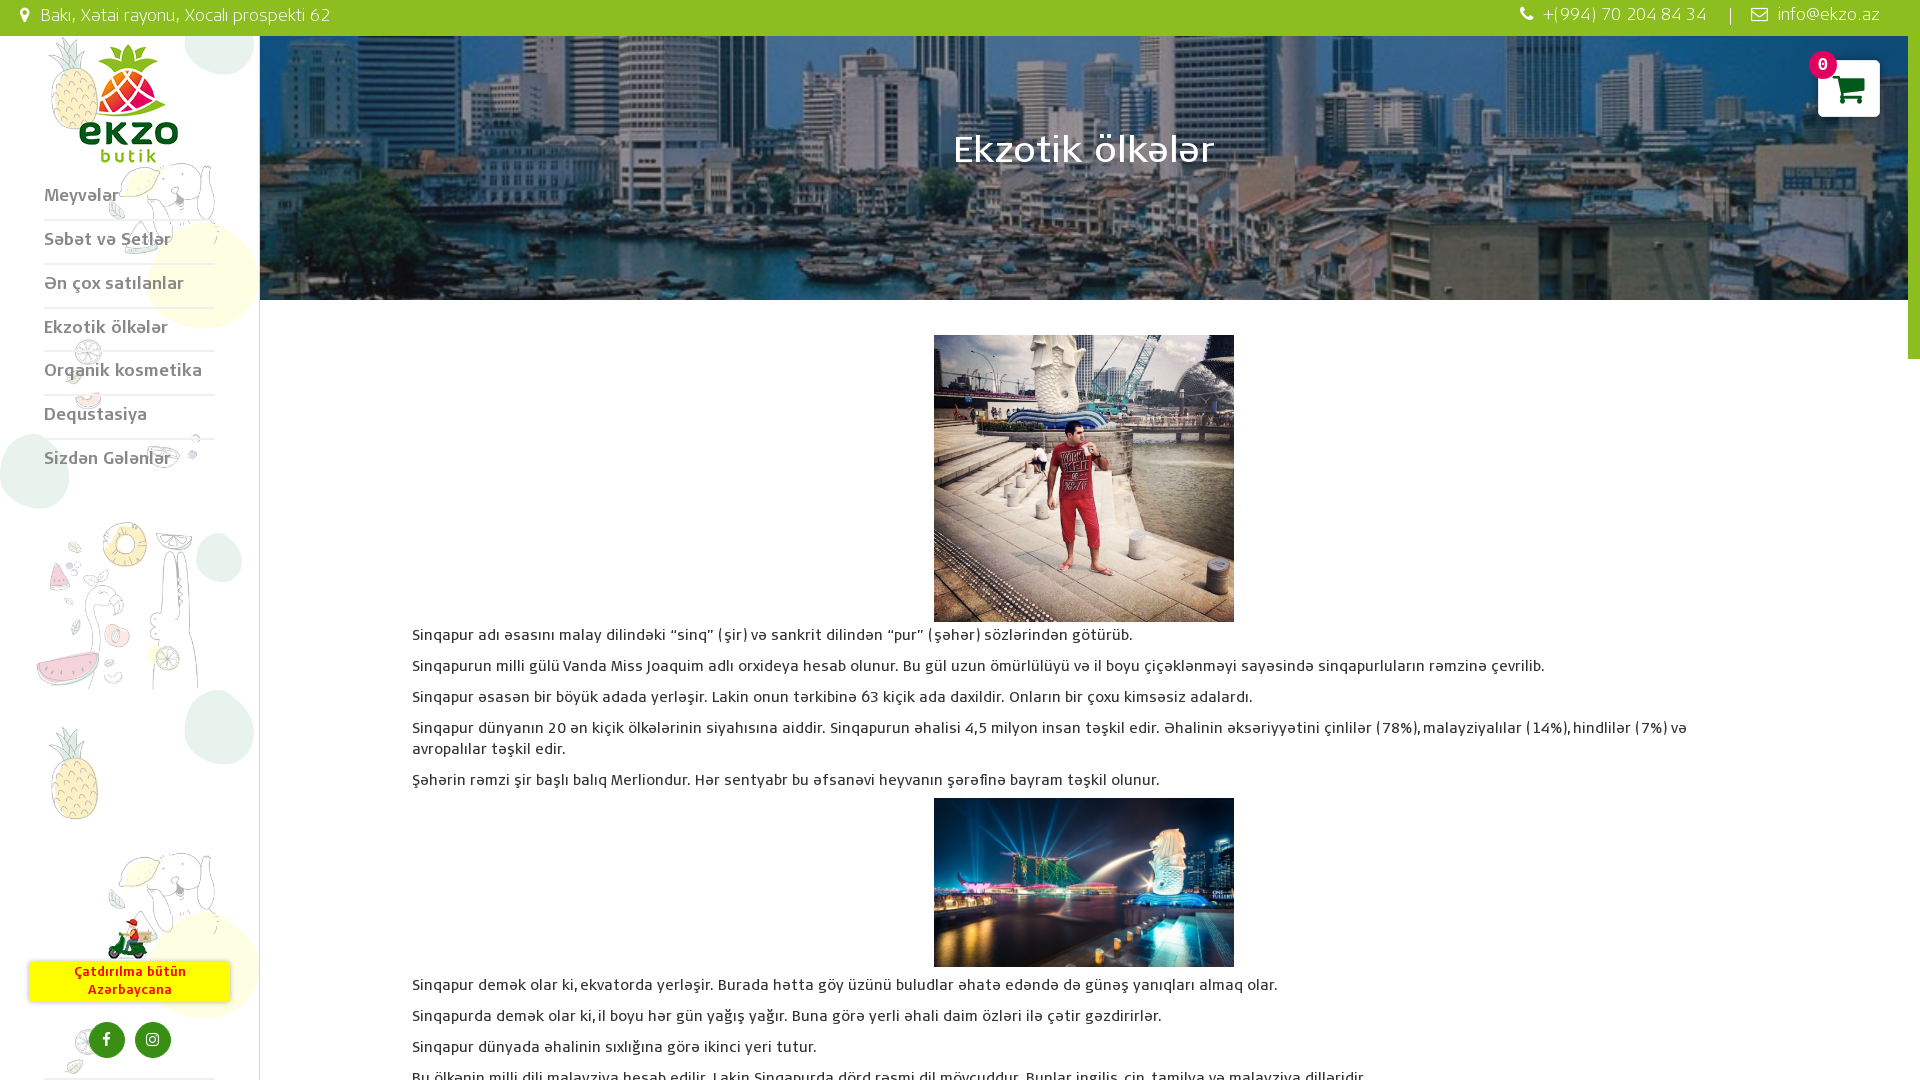 Image resolution: width=1920 pixels, height=1080 pixels. I want to click on 'instagram', so click(151, 1039).